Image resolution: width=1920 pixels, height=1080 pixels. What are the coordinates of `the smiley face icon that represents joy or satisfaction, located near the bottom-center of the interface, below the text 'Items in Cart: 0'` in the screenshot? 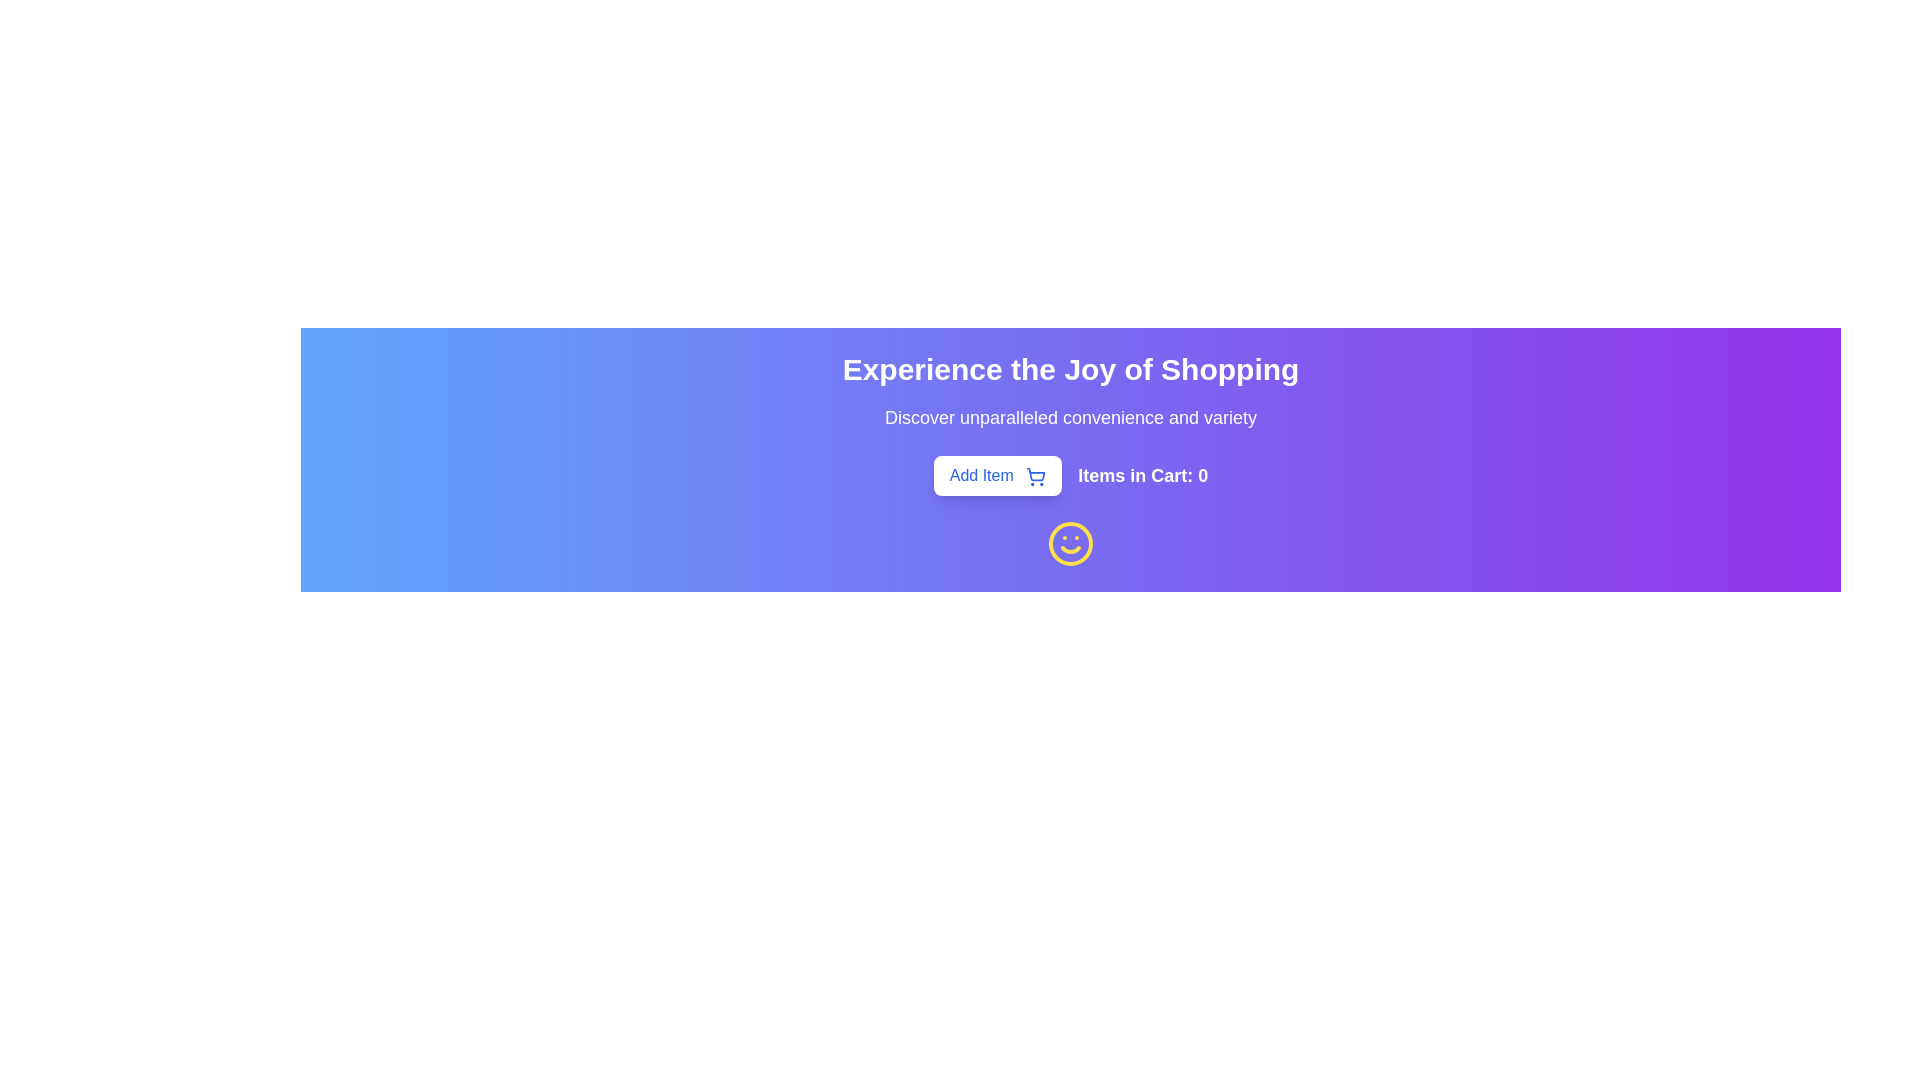 It's located at (1069, 543).